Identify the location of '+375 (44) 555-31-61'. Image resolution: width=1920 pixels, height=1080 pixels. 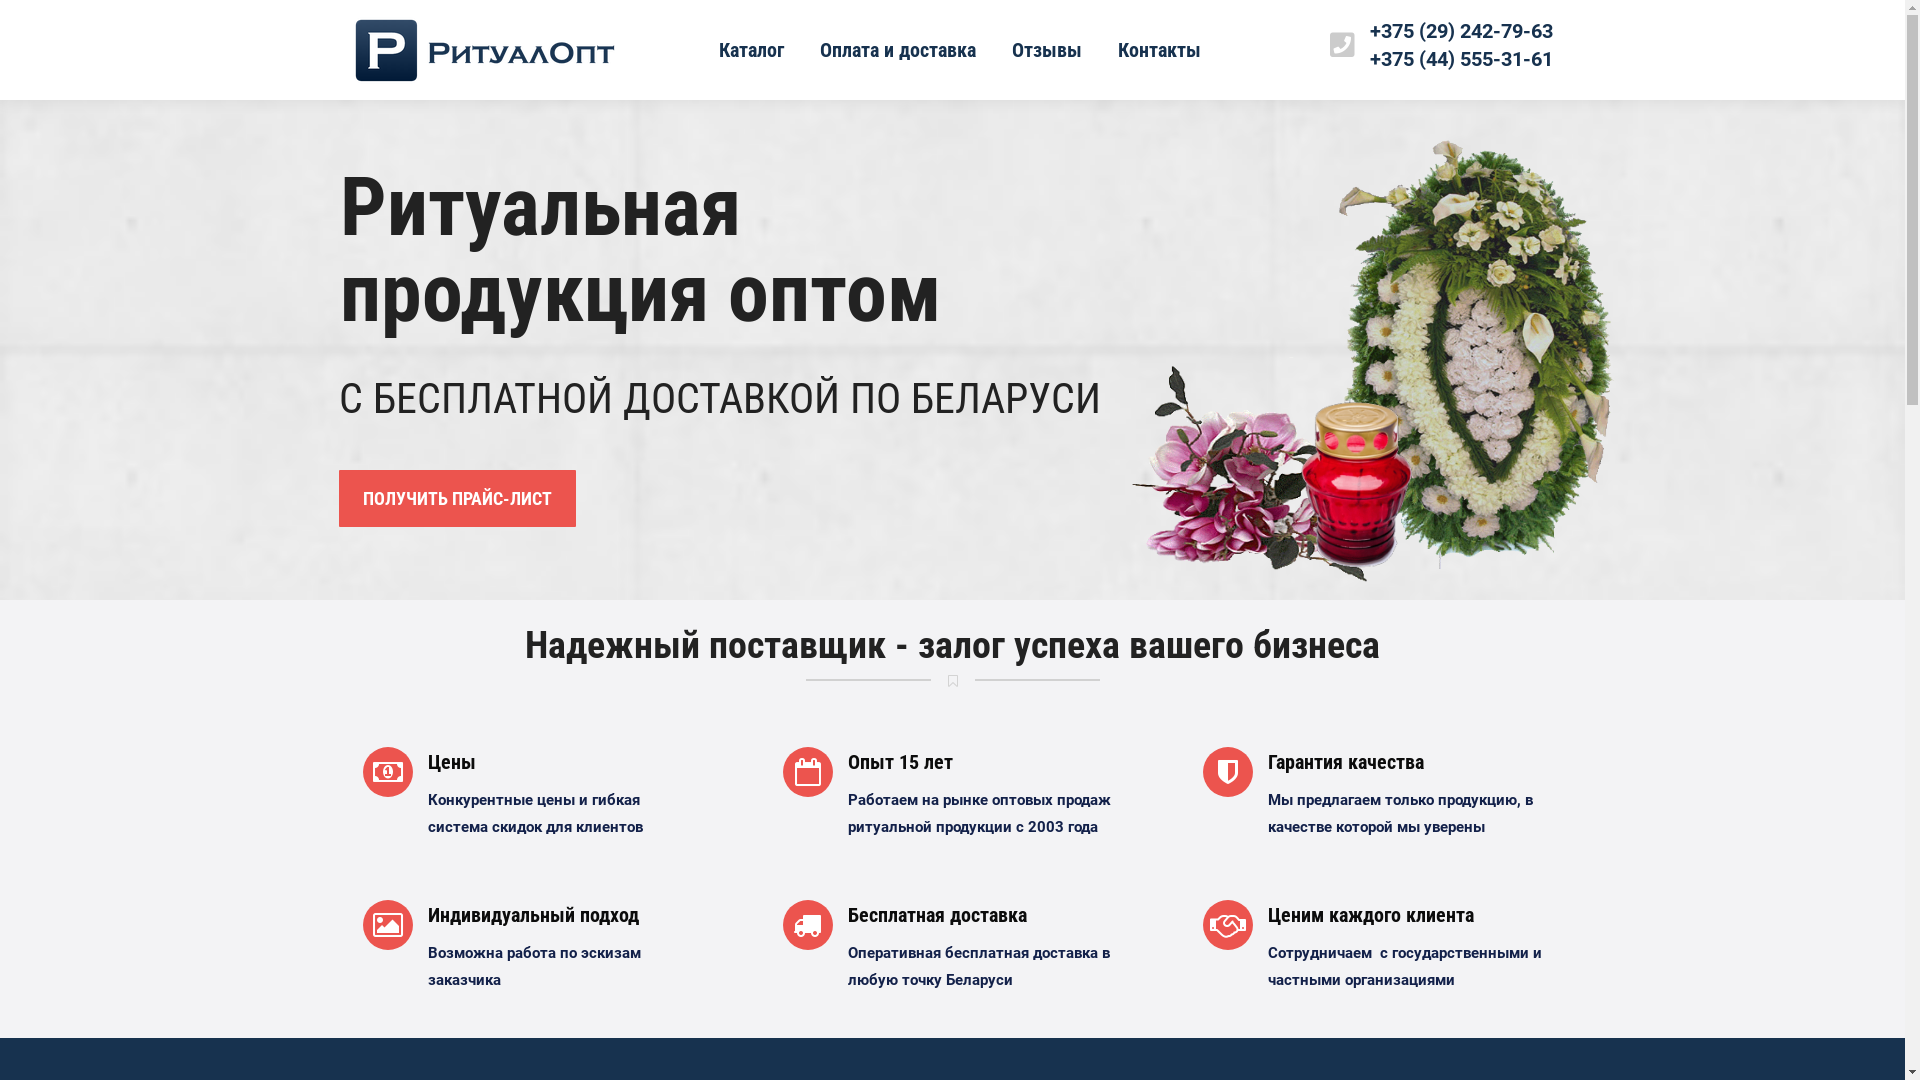
(1461, 57).